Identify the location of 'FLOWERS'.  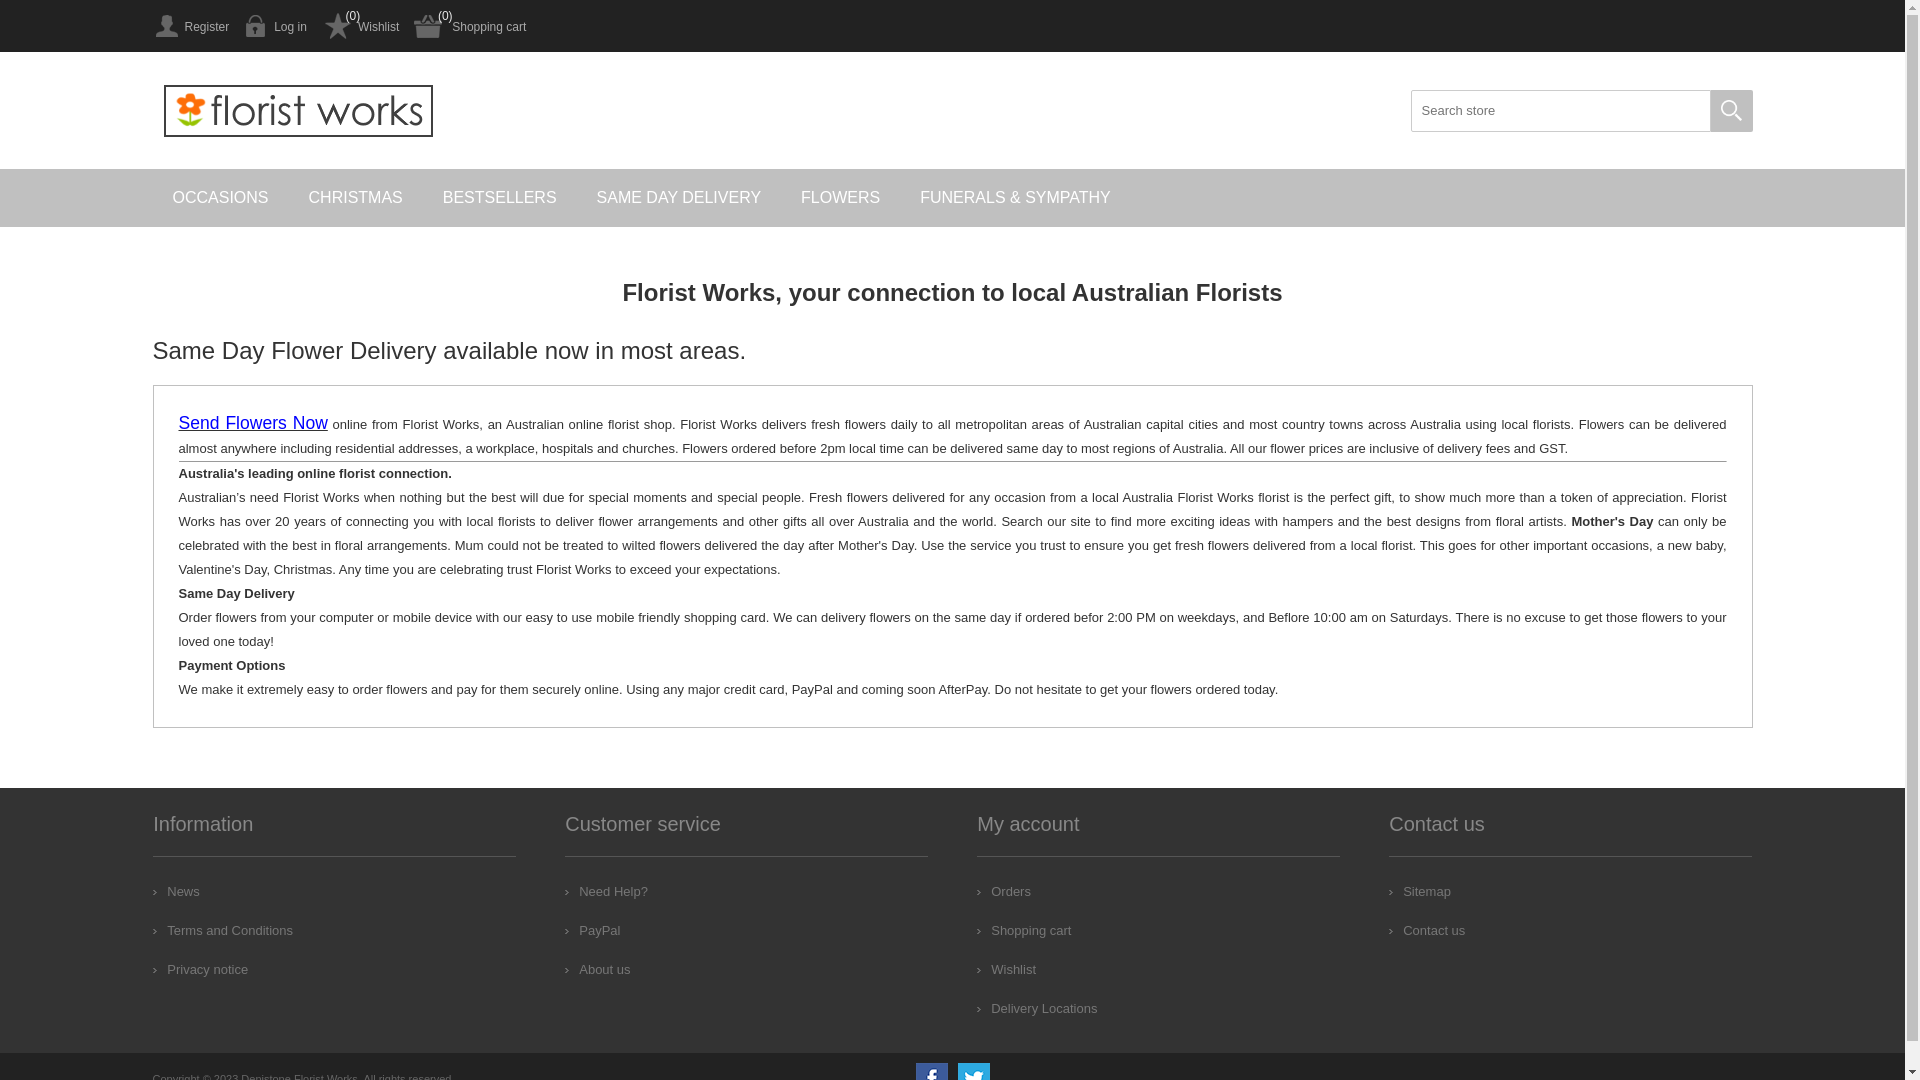
(840, 197).